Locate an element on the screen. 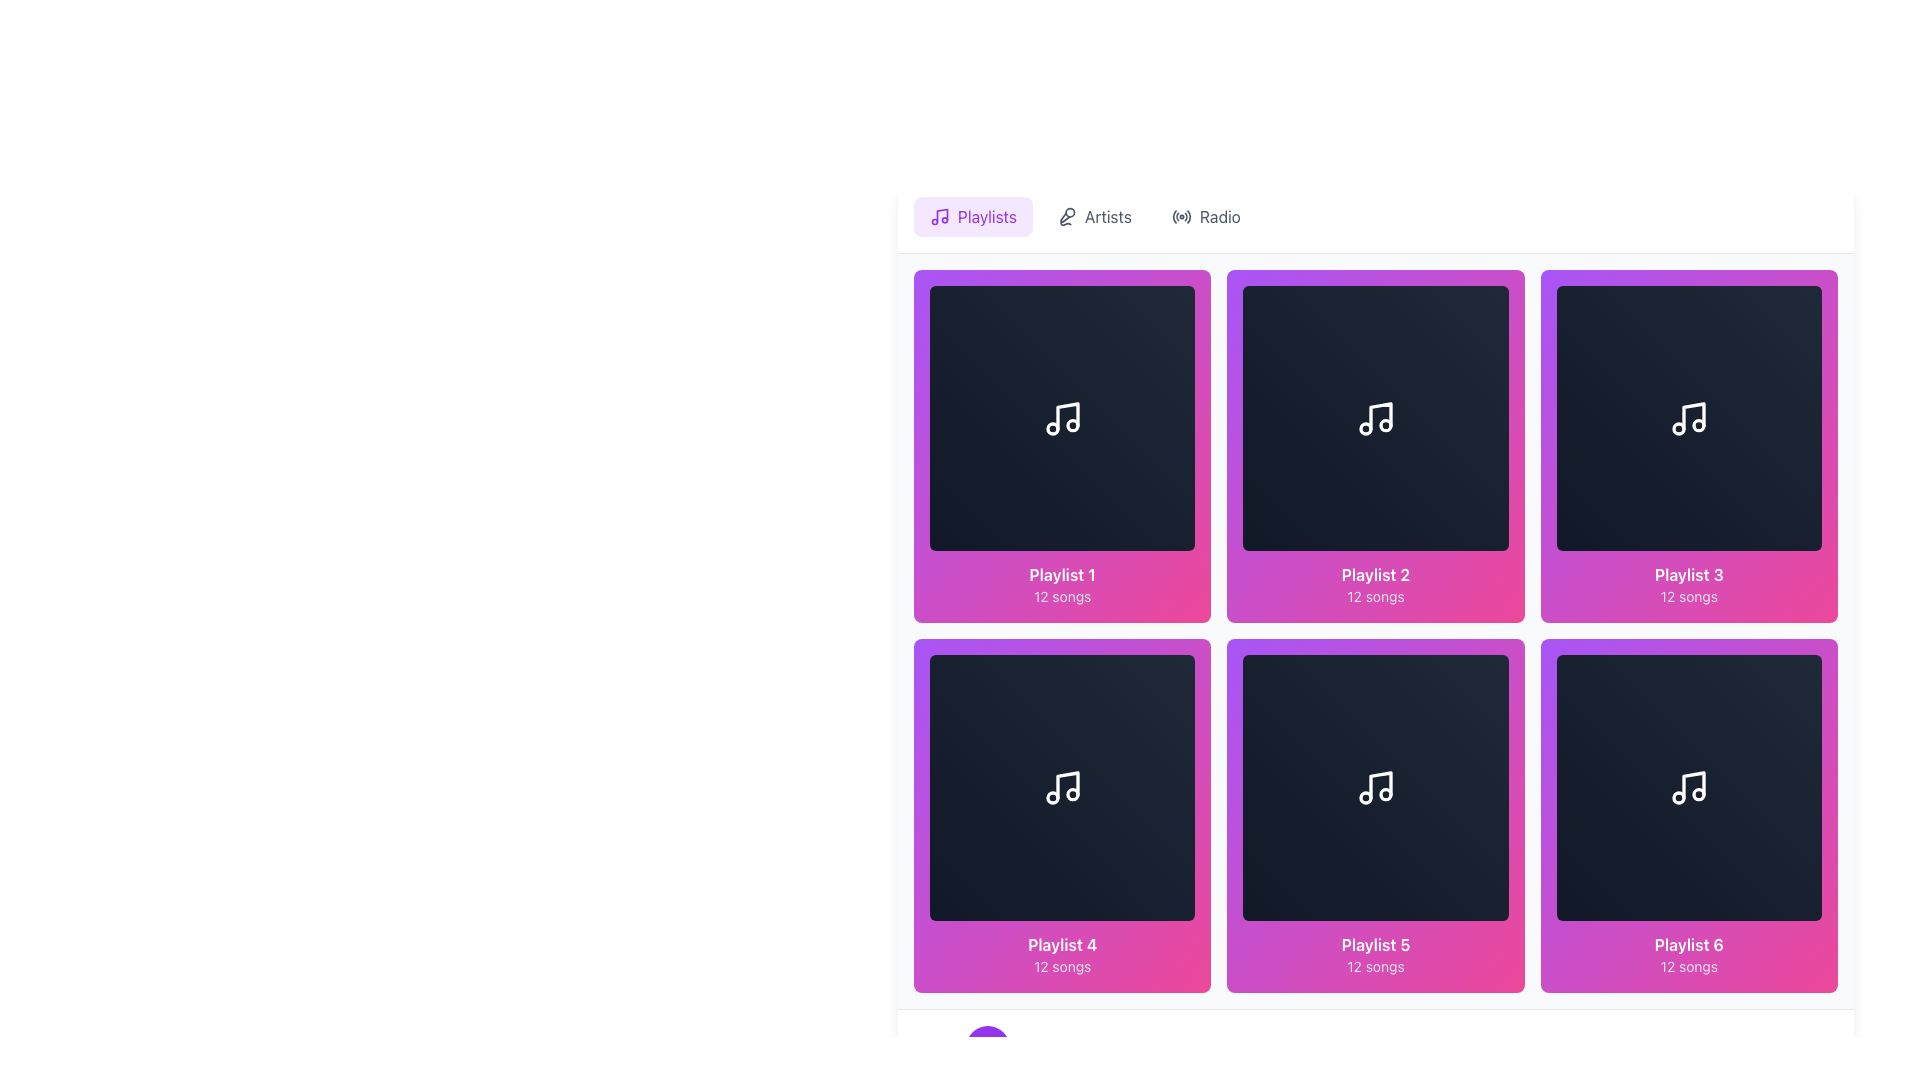 Image resolution: width=1920 pixels, height=1080 pixels. the dark square icon with a musical note, located above the 'Playlist 5' title and '12 songs' subtitle in the fifth grid position is located at coordinates (1375, 786).